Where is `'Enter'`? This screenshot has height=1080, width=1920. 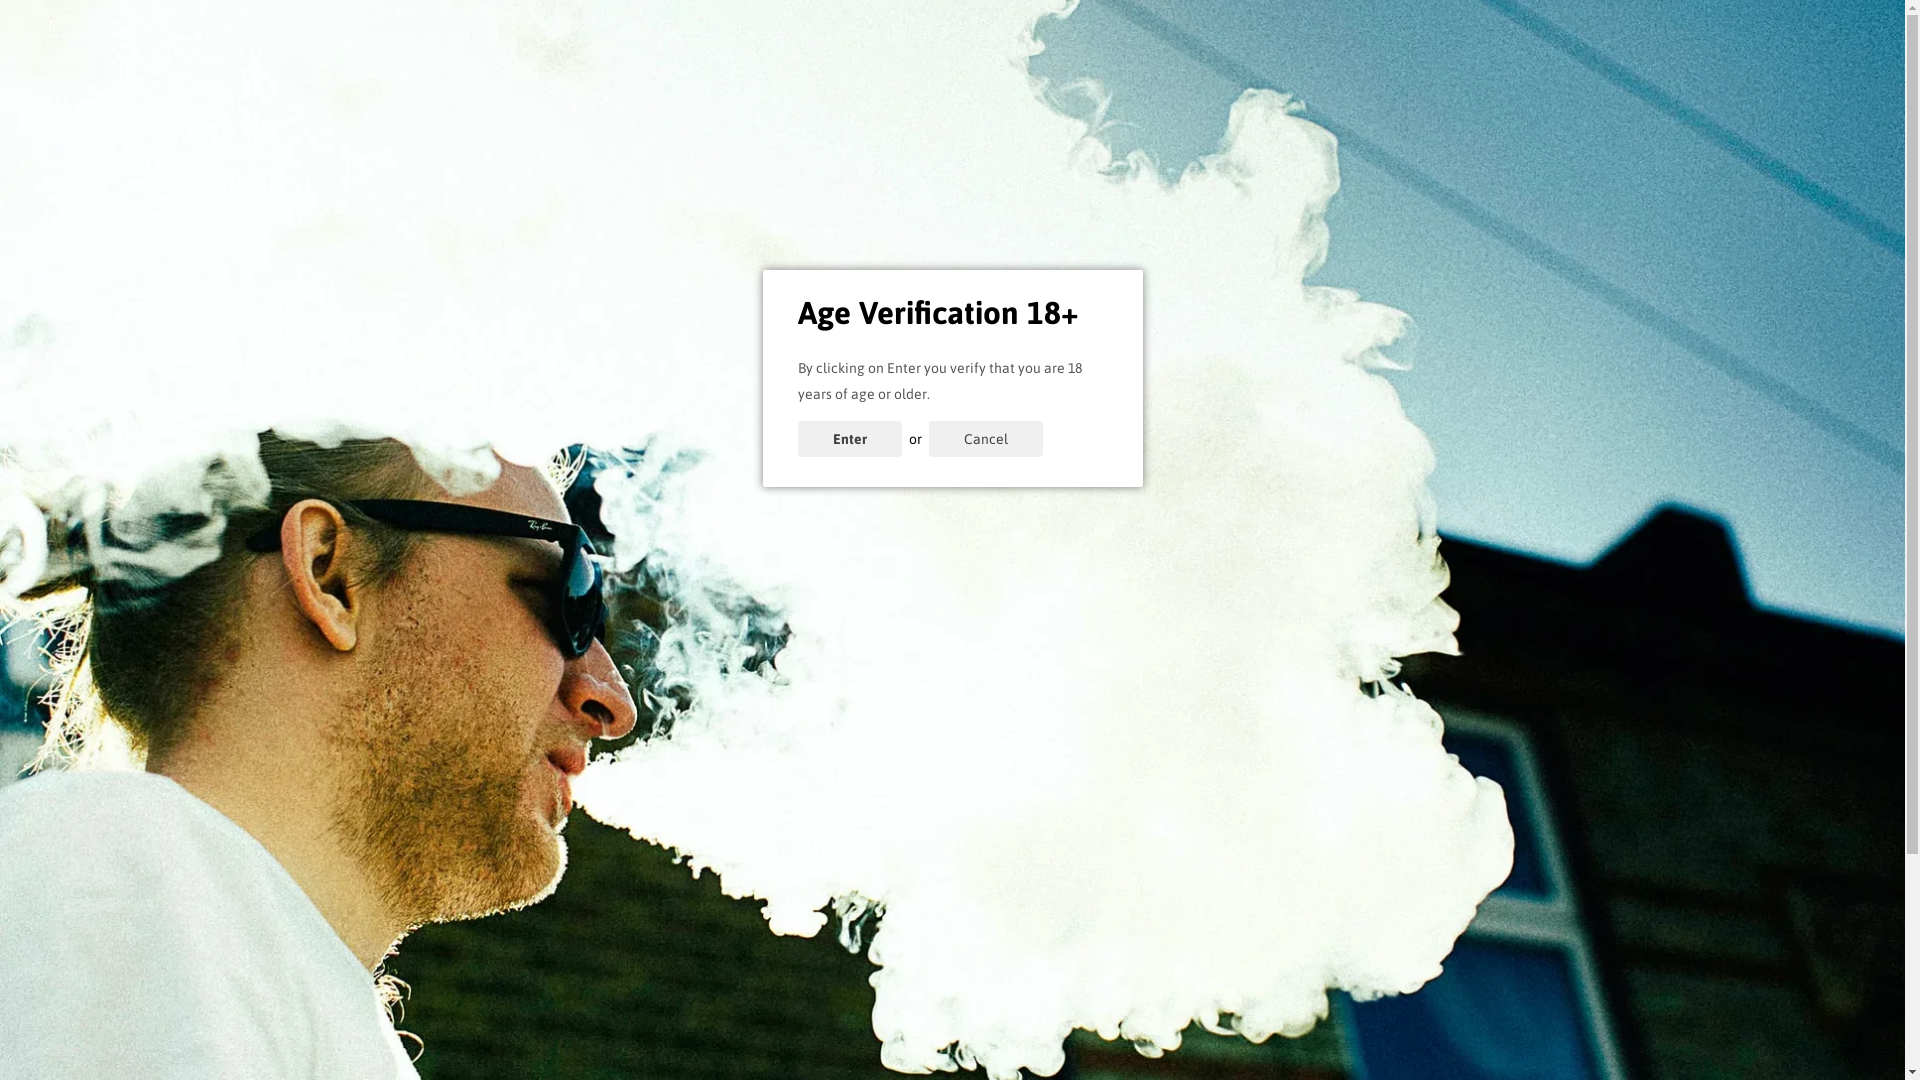
'Enter' is located at coordinates (849, 438).